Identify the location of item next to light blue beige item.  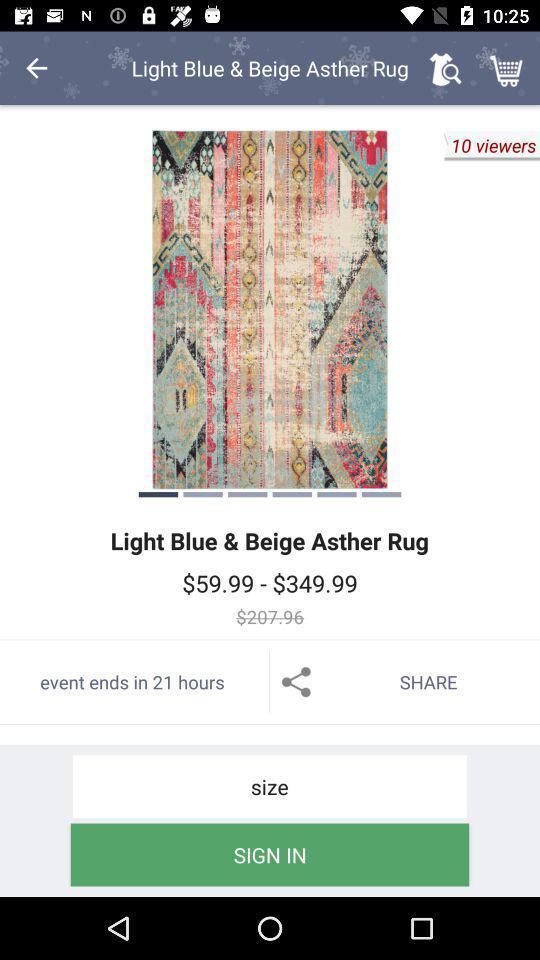
(445, 68).